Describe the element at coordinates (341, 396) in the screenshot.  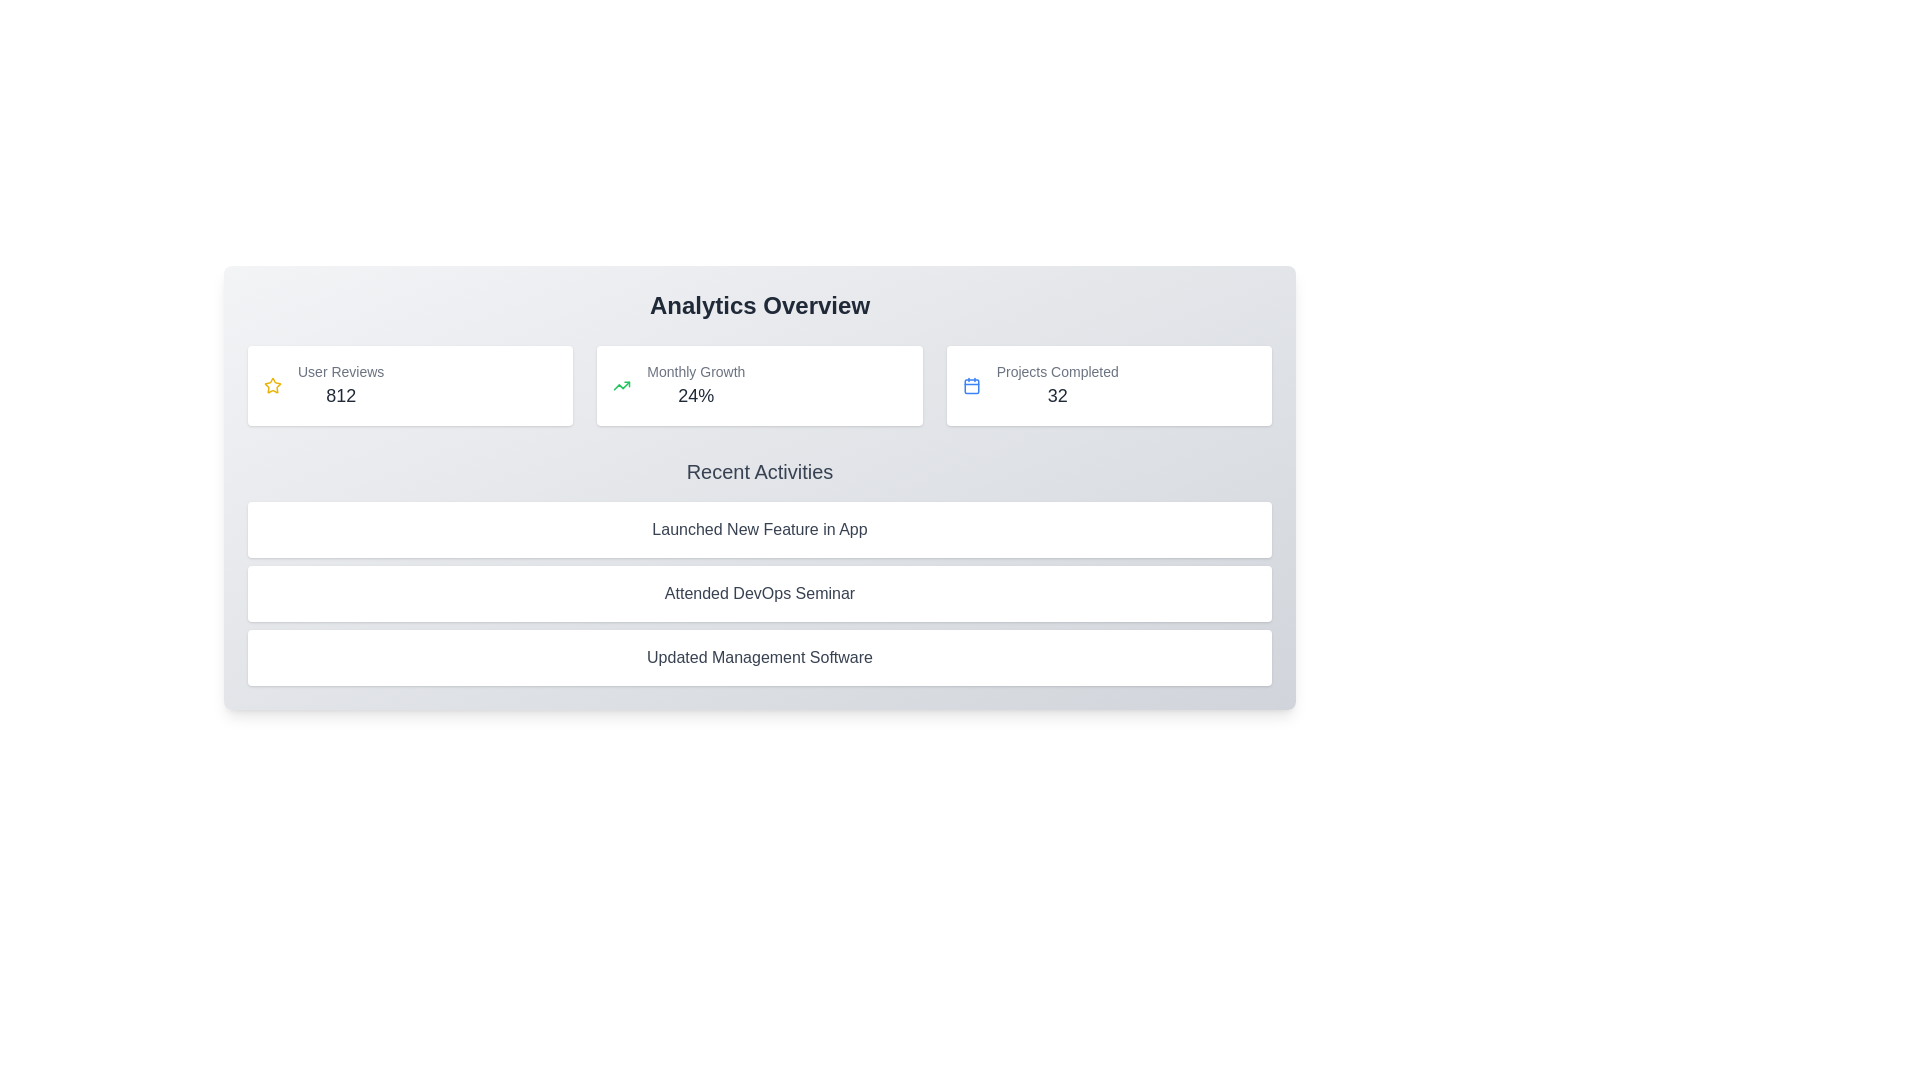
I see `the non-interactive text display field that shows the numeric value '812' related to 'User Reviews', which is located directly below the 'User Reviews' label in the first card at the top of the interface` at that location.